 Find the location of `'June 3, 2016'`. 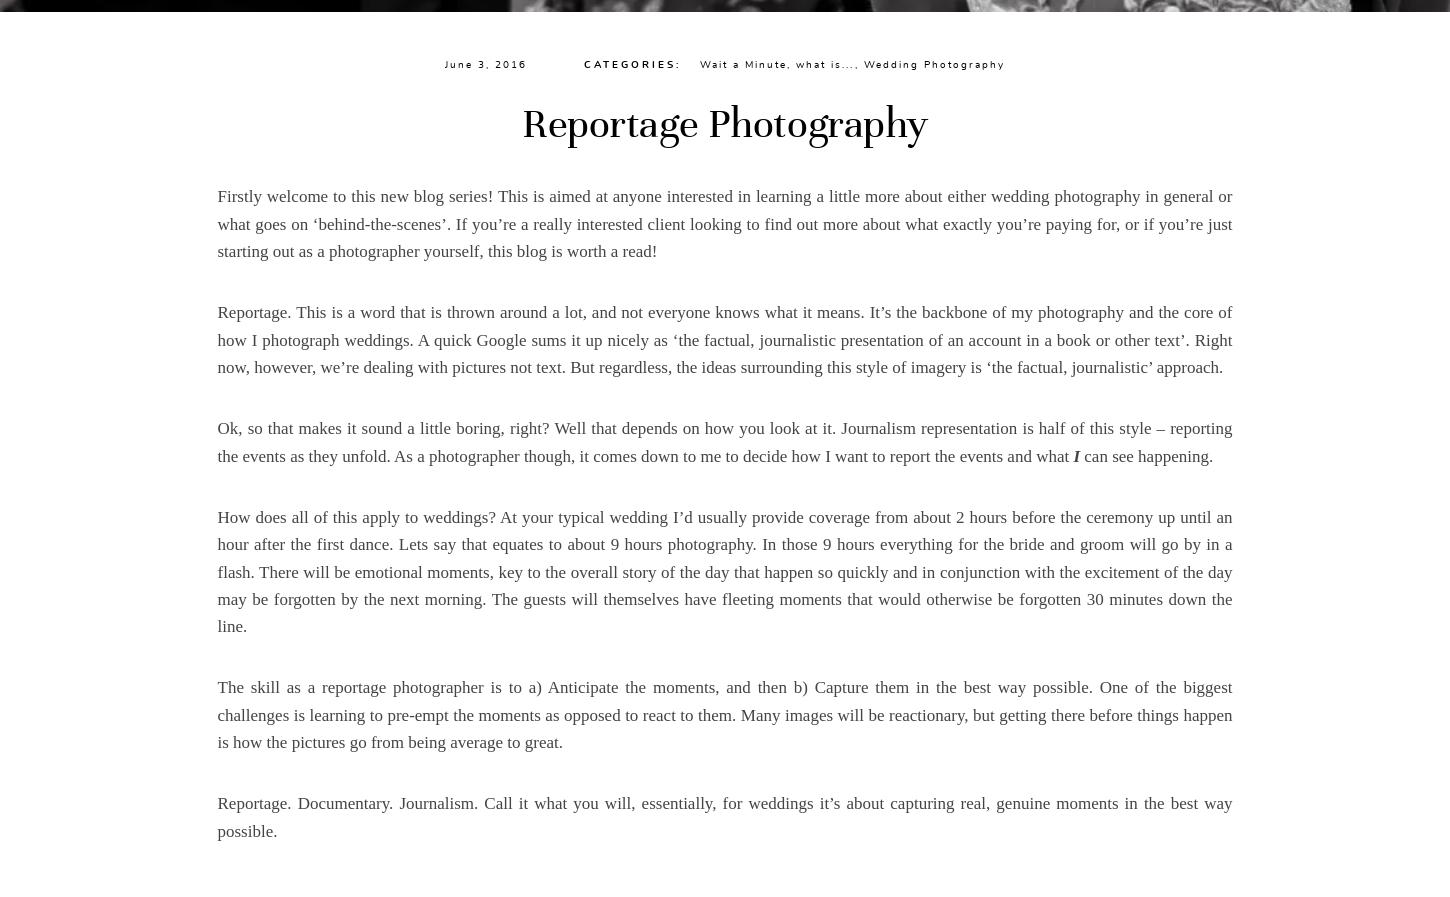

'June 3, 2016' is located at coordinates (485, 64).